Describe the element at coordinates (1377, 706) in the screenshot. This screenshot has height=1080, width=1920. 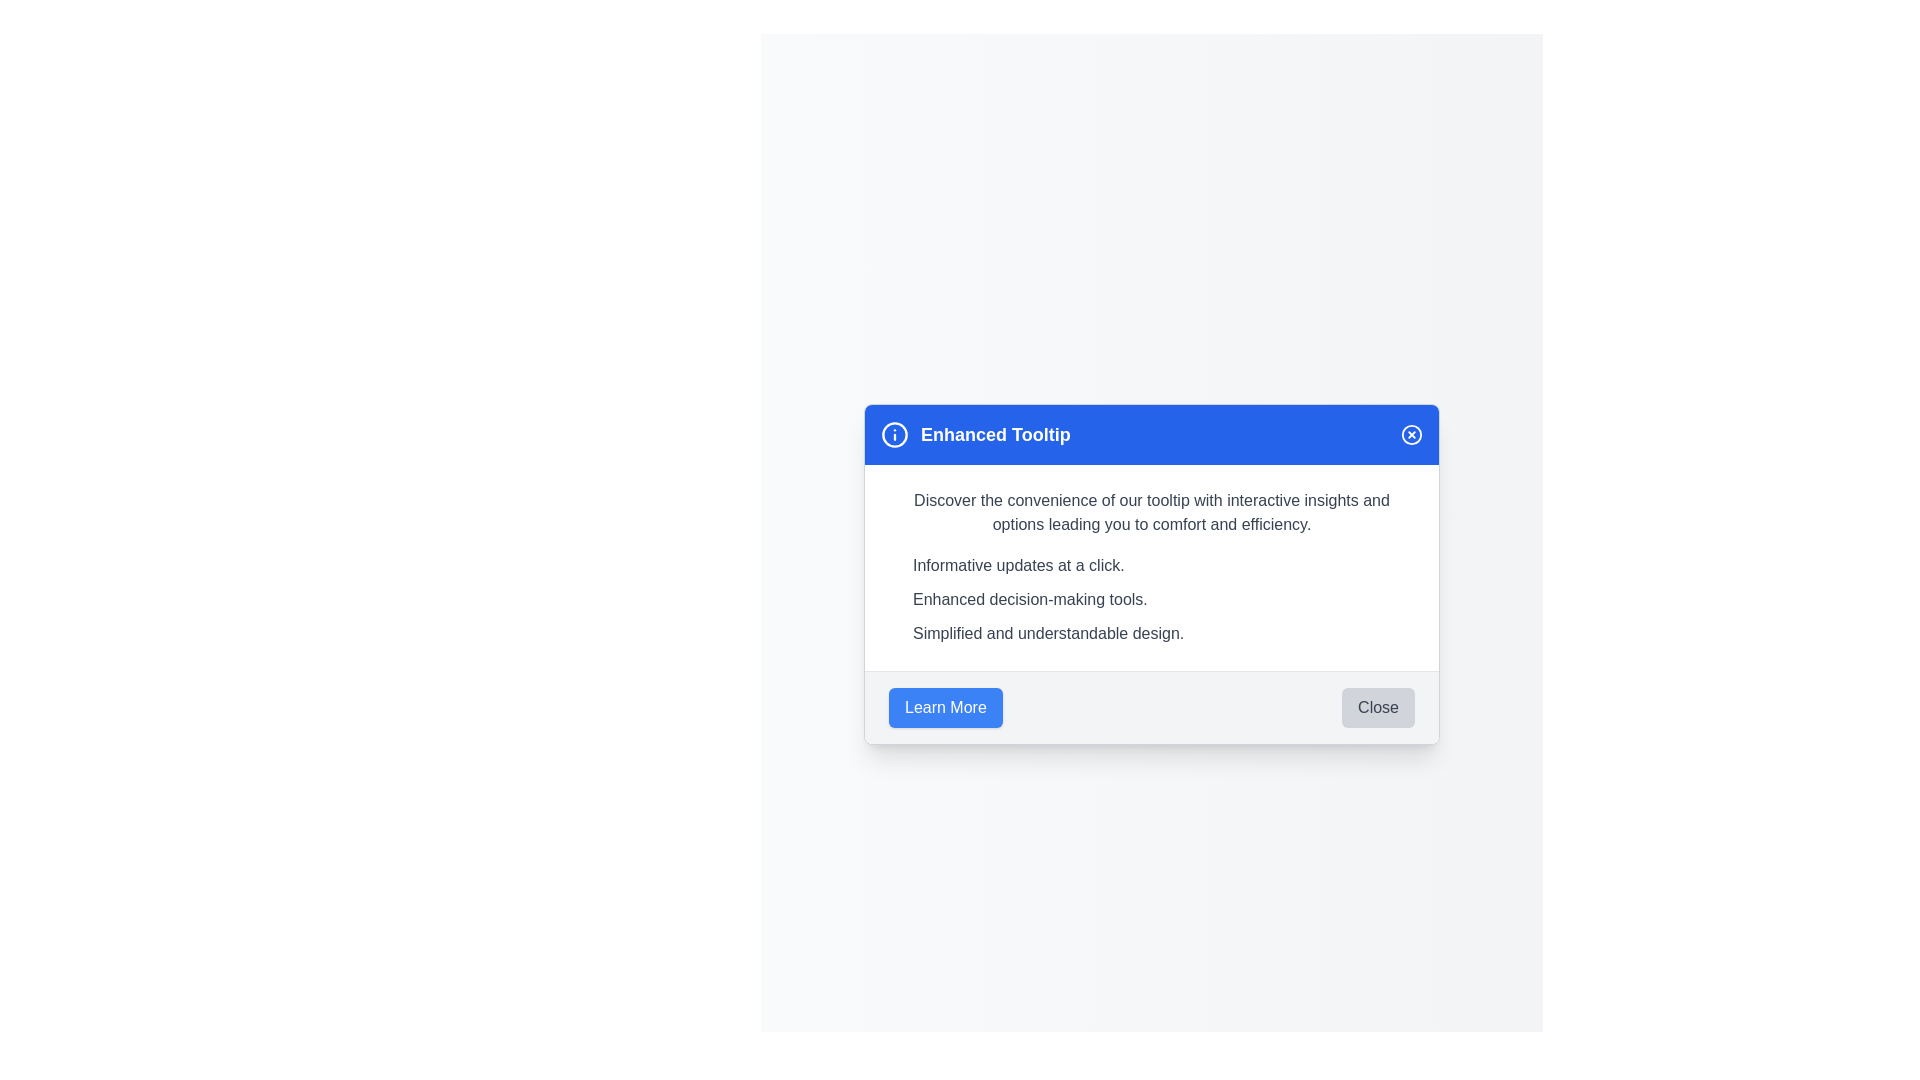
I see `the 'Close' button in the footer of the pop-up modal` at that location.